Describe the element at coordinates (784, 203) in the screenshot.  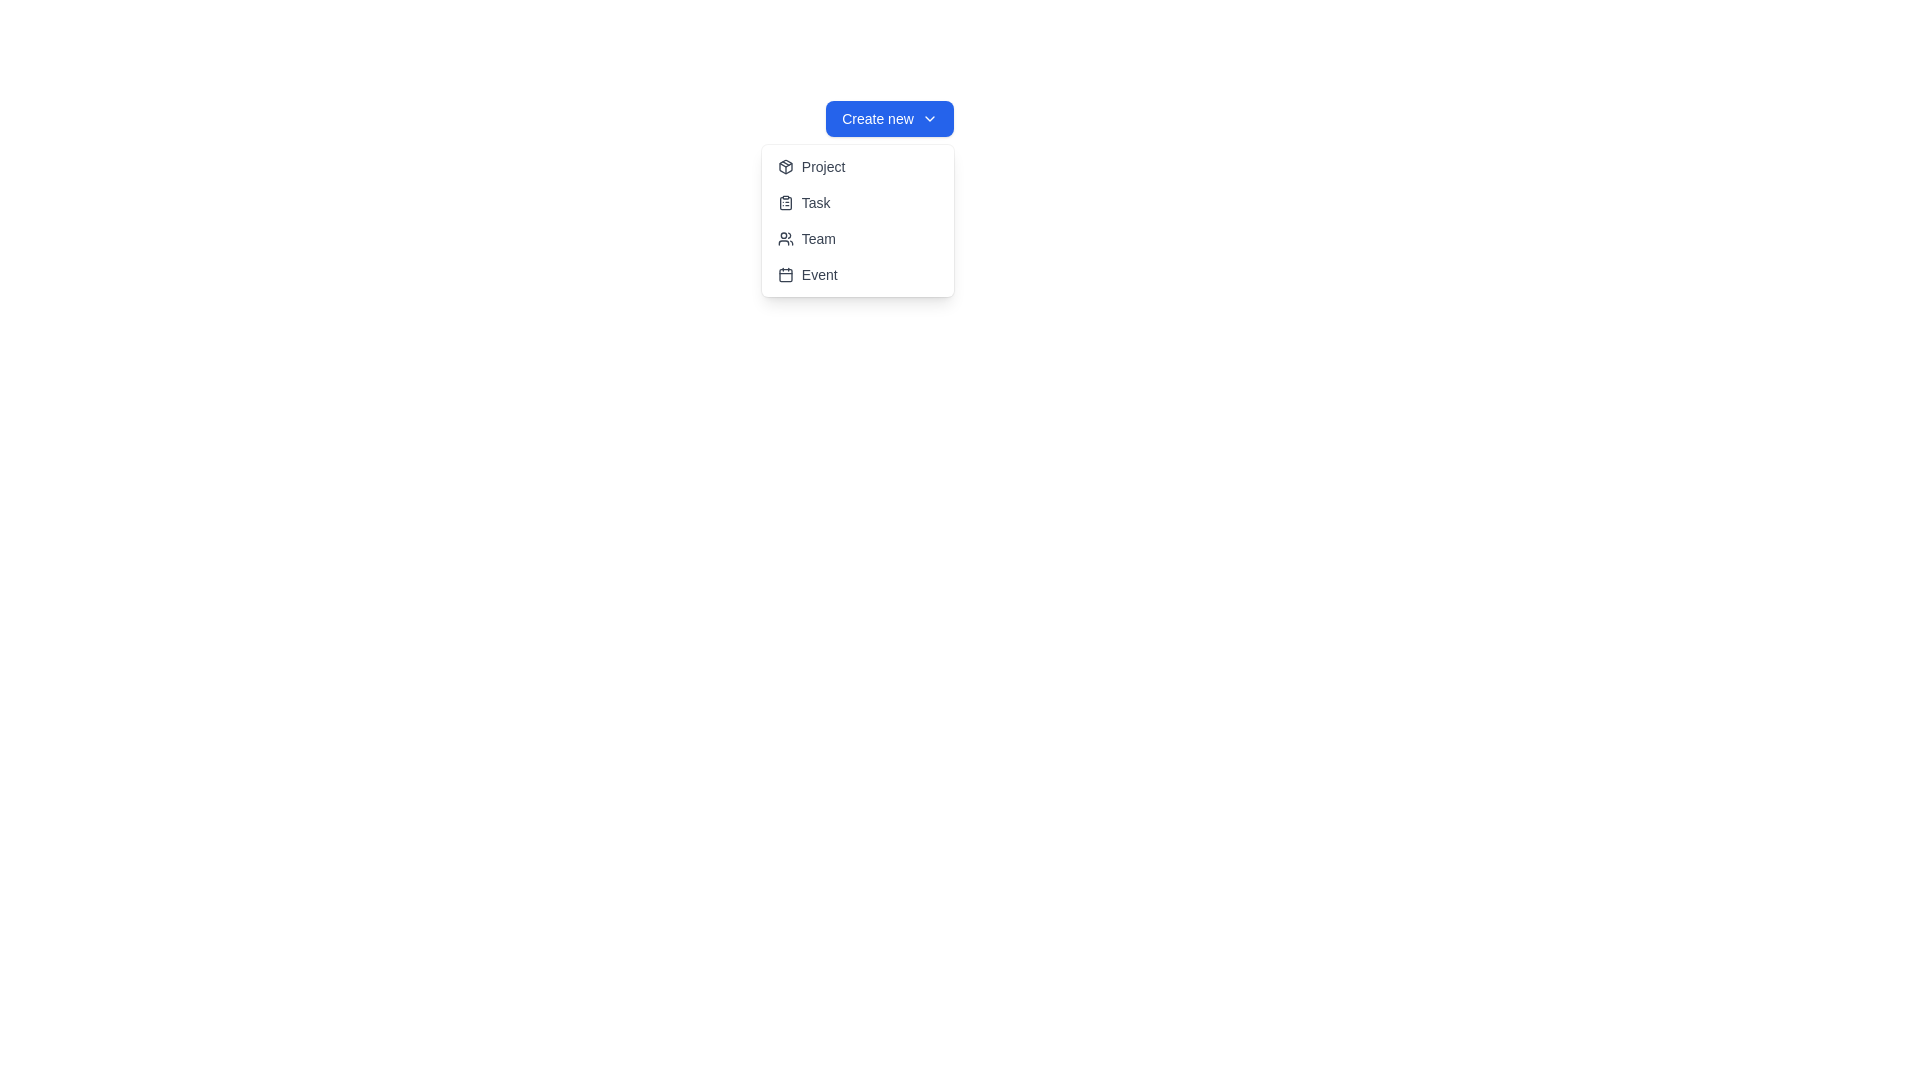
I see `the clipboard list icon, which is a line drawing within the 'Task' menu item, to potentially reveal more details` at that location.